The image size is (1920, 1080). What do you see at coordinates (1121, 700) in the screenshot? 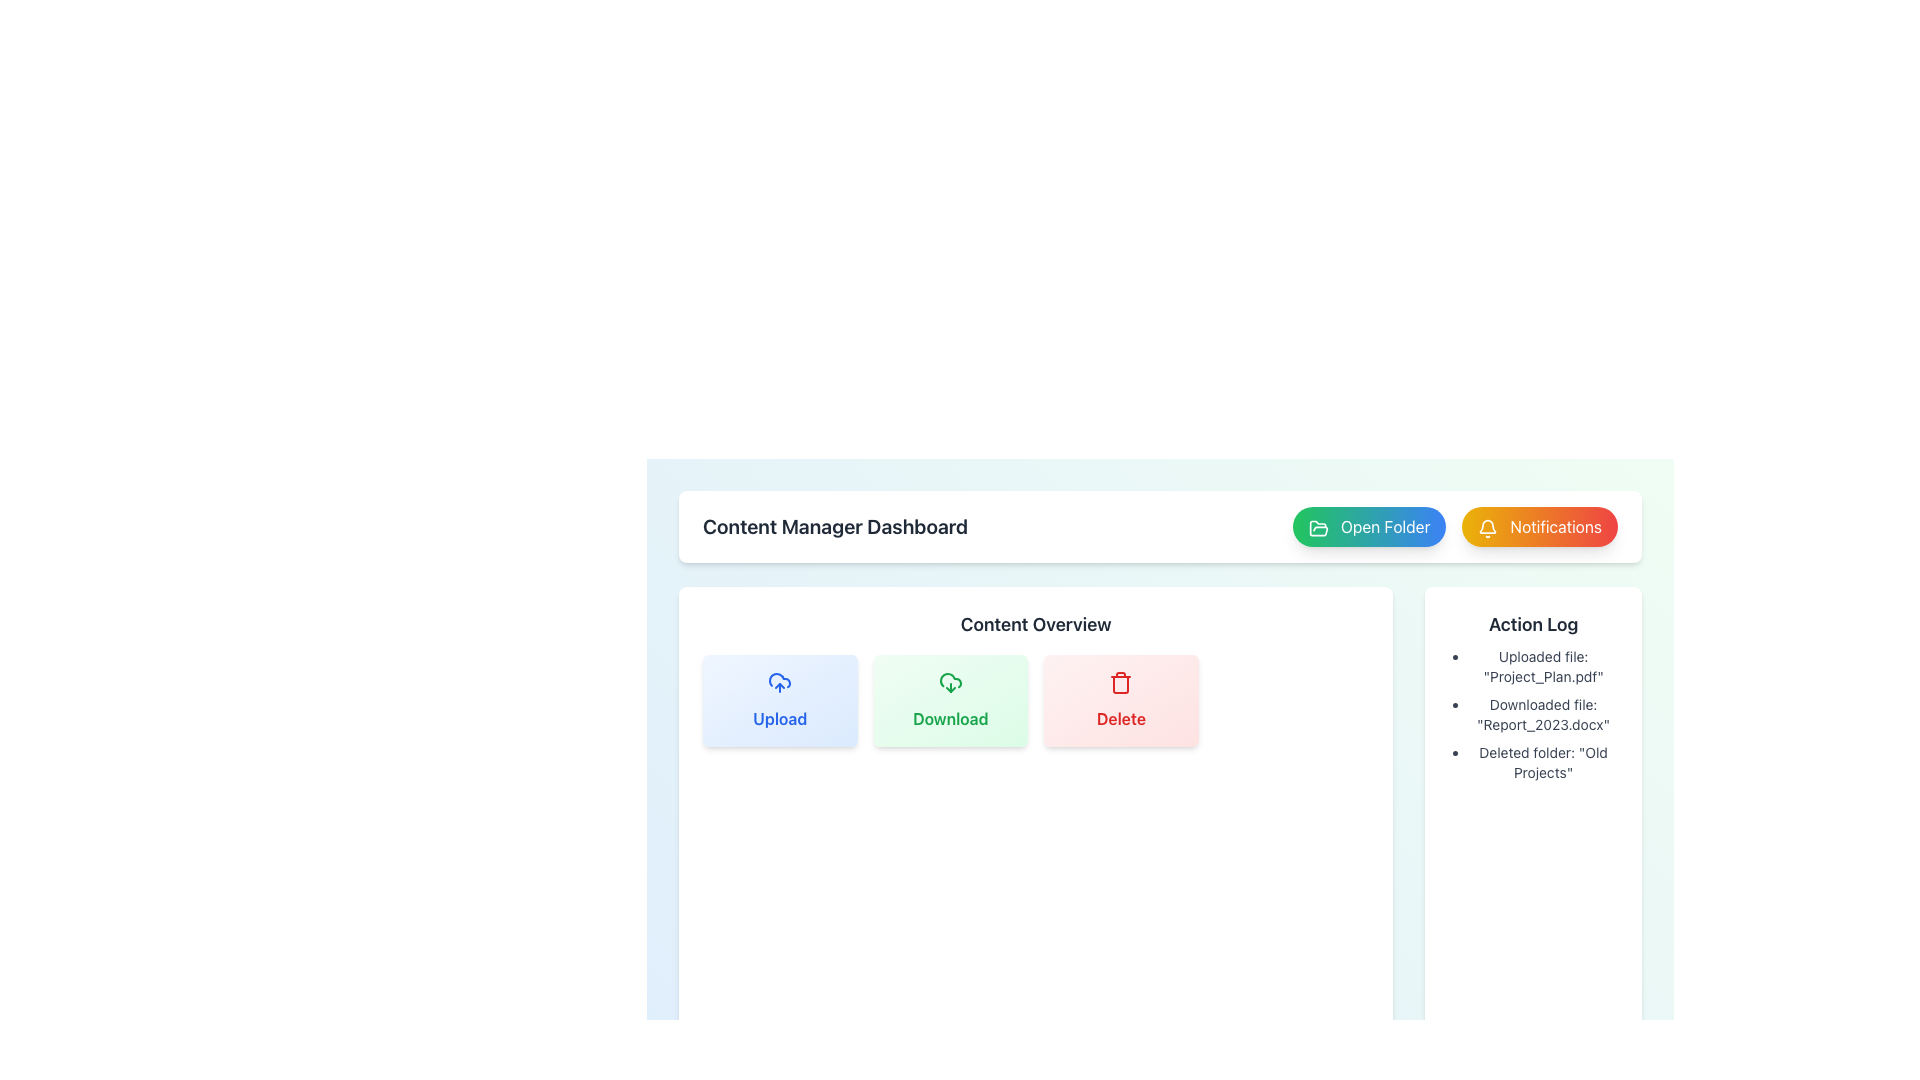
I see `the delete button, which is the third button in a row of three` at bounding box center [1121, 700].